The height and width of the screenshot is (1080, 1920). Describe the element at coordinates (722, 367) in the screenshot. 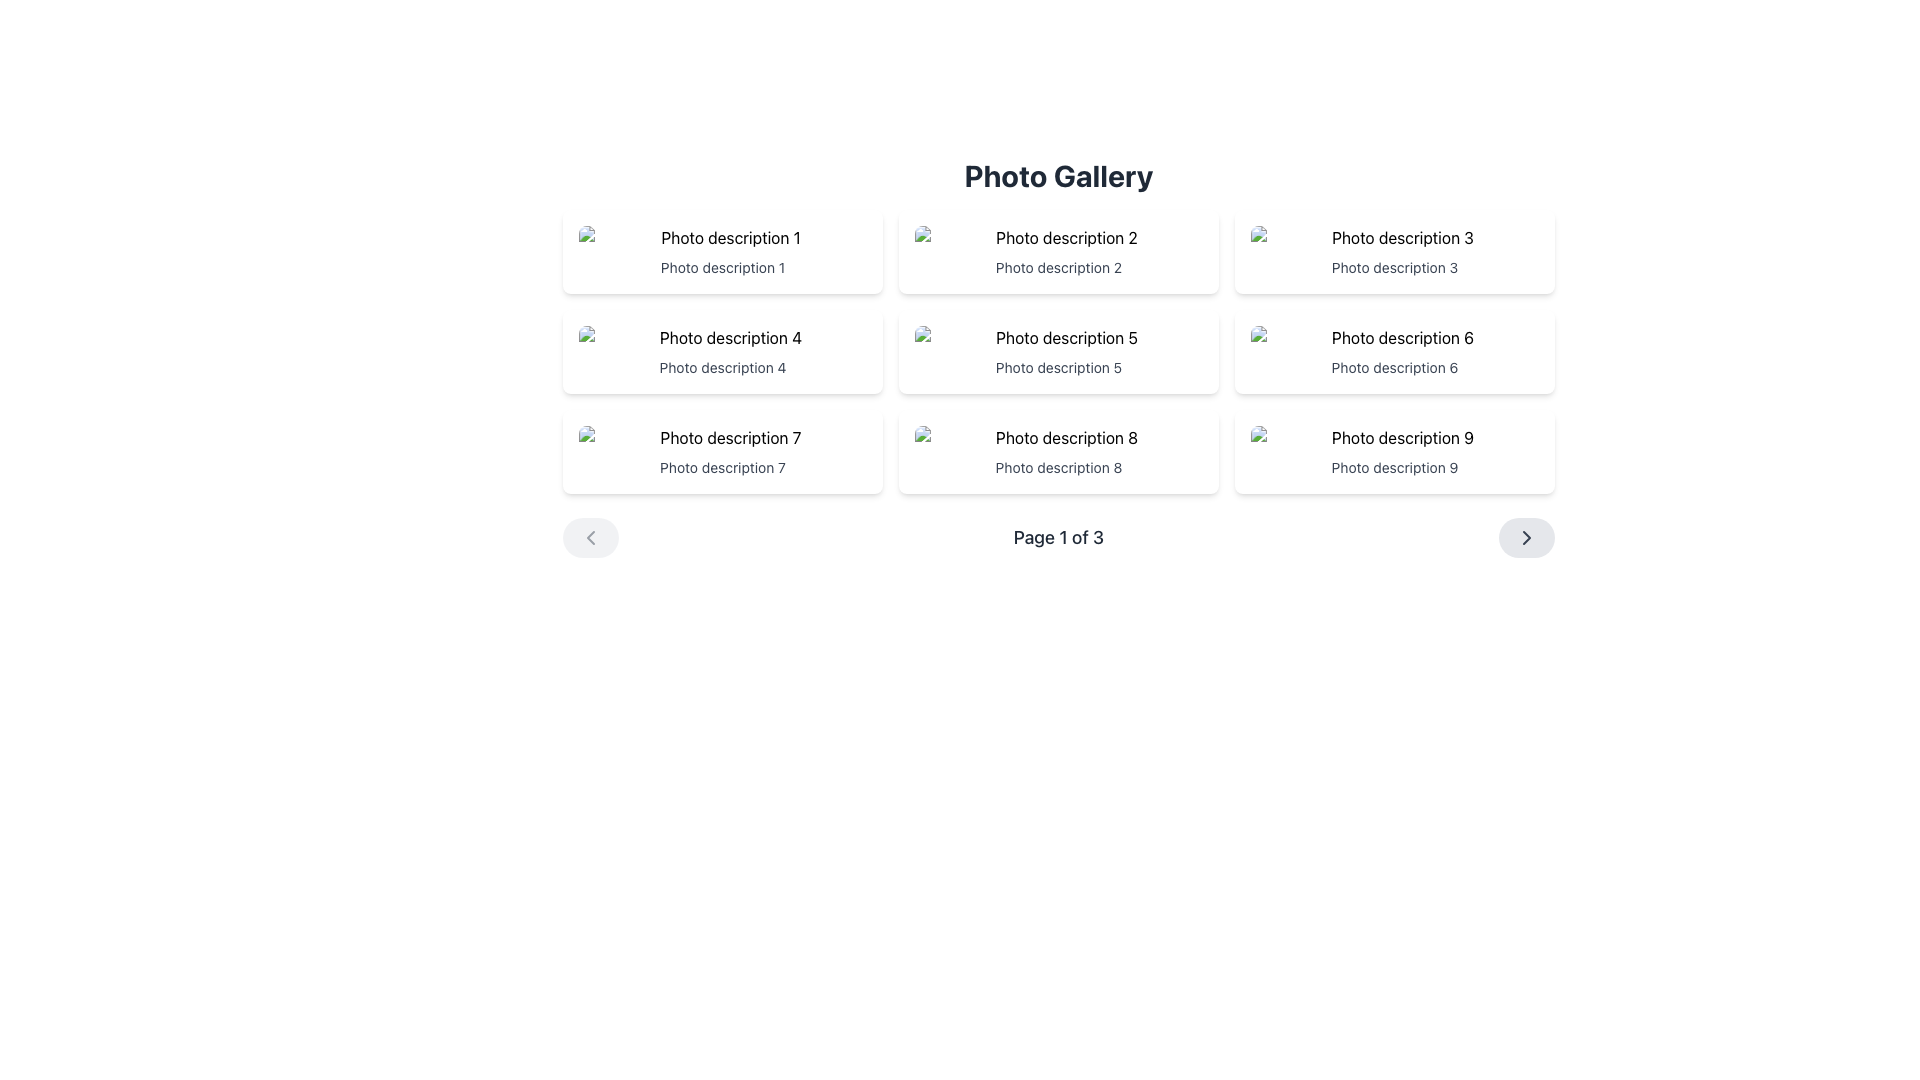

I see `the label displaying 'Photo description 4' which is centered in a rectangular card and located in the second row, second column of the grid layout` at that location.